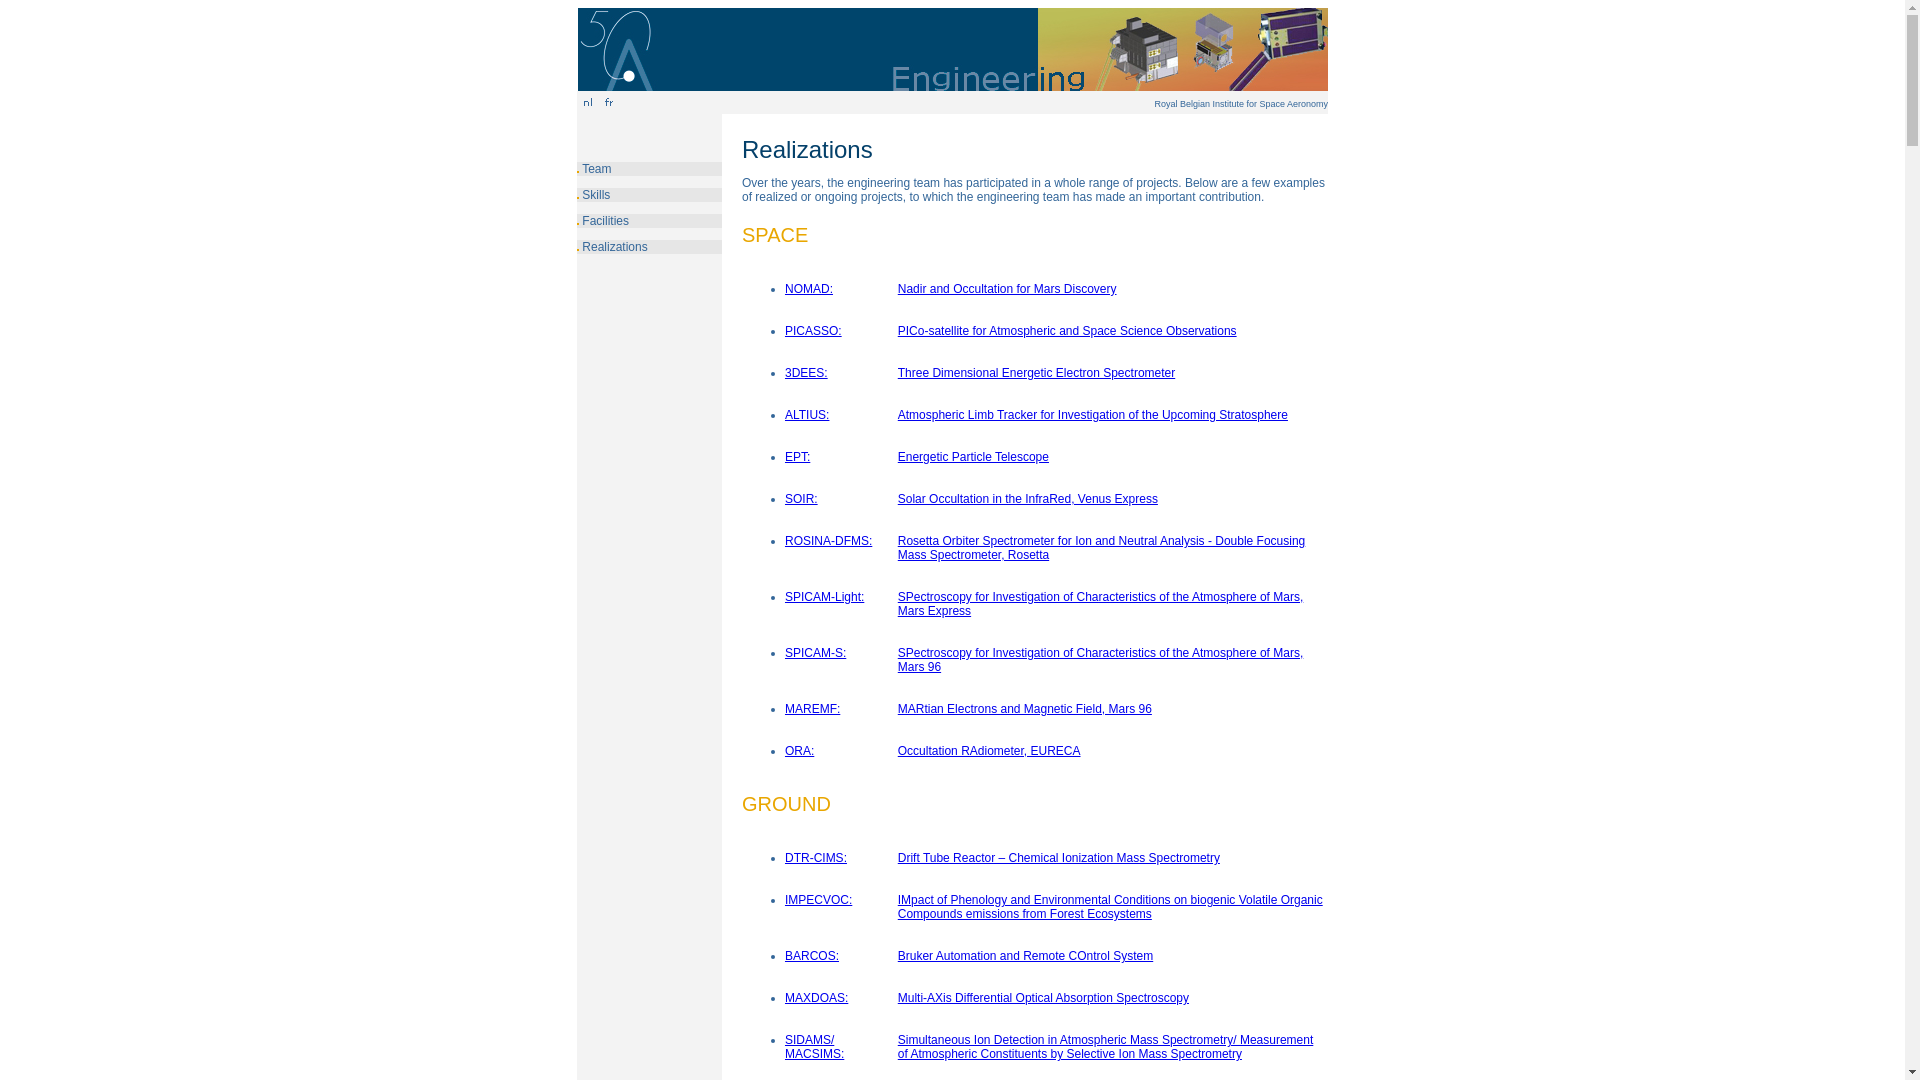 The width and height of the screenshot is (1920, 1080). Describe the element at coordinates (801, 497) in the screenshot. I see `'SOIR:'` at that location.